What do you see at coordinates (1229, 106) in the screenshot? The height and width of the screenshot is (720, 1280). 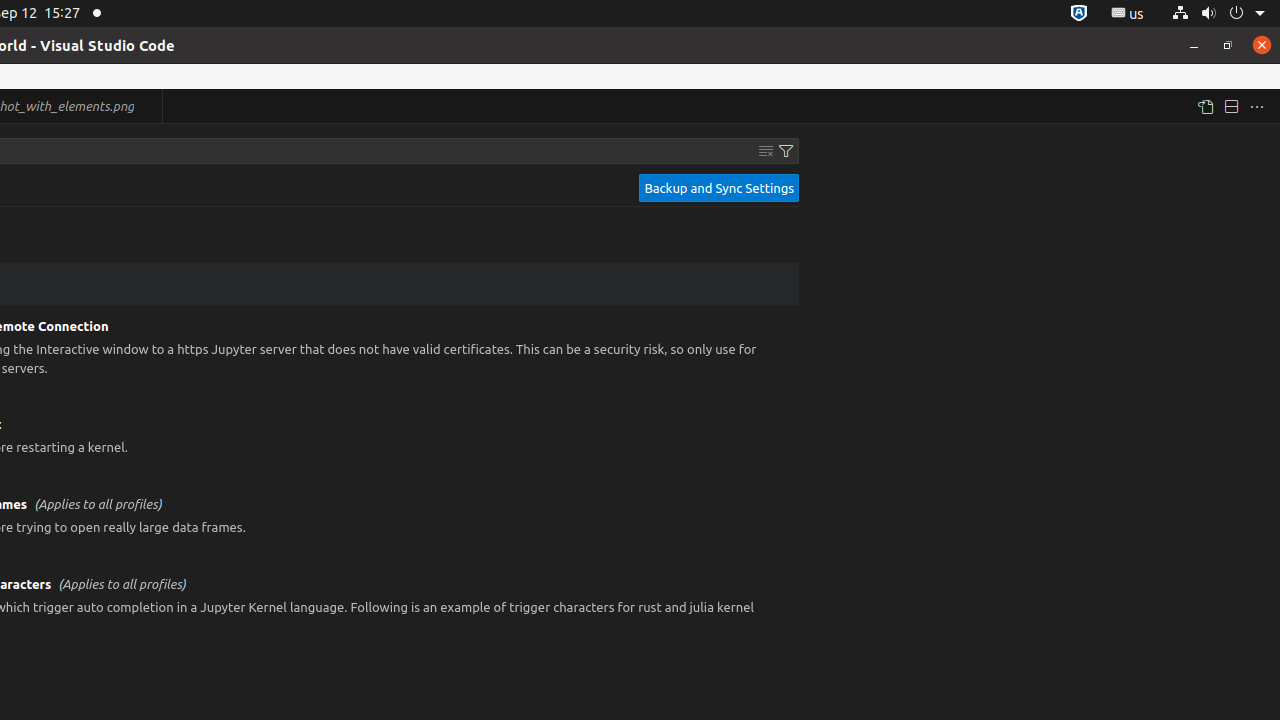 I see `'Split Editor Right (Ctrl+\) [Alt] Split Editor Down'` at bounding box center [1229, 106].